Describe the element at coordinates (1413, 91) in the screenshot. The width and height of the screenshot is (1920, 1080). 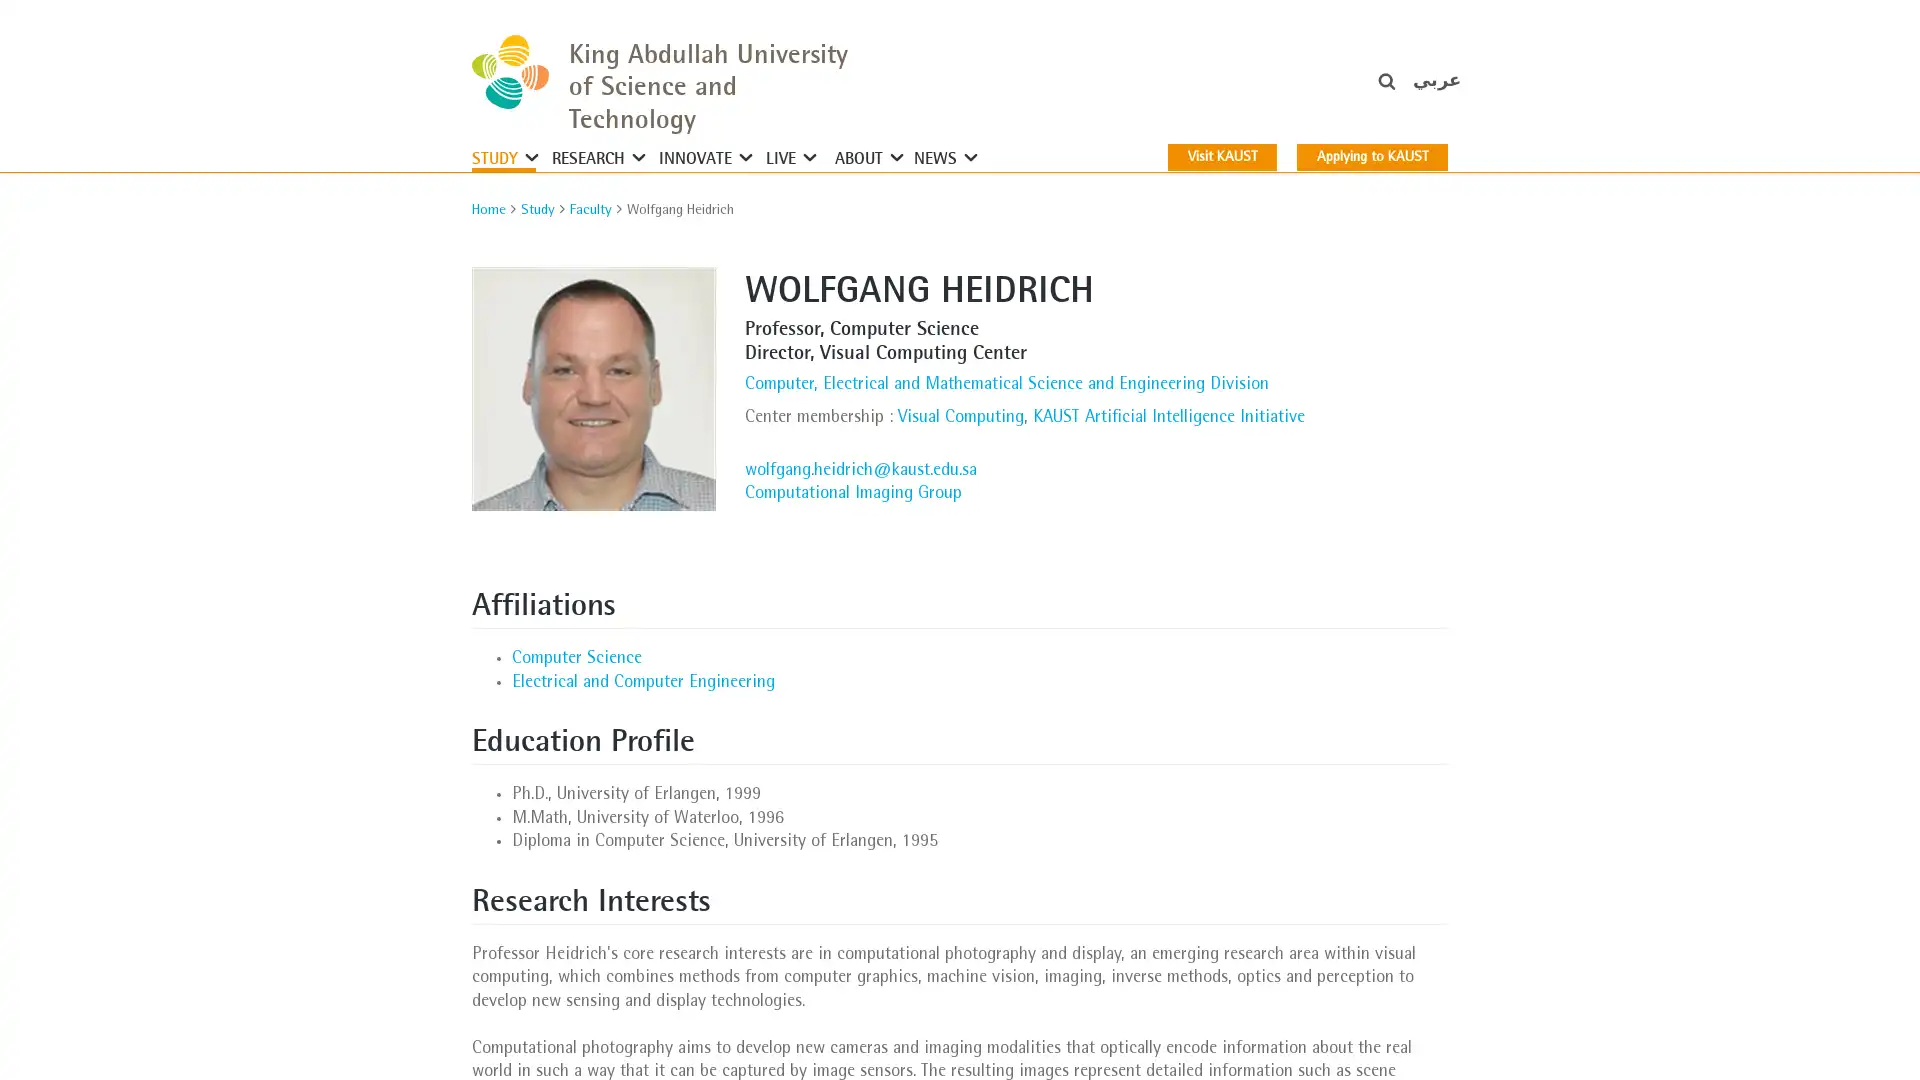
I see `search` at that location.